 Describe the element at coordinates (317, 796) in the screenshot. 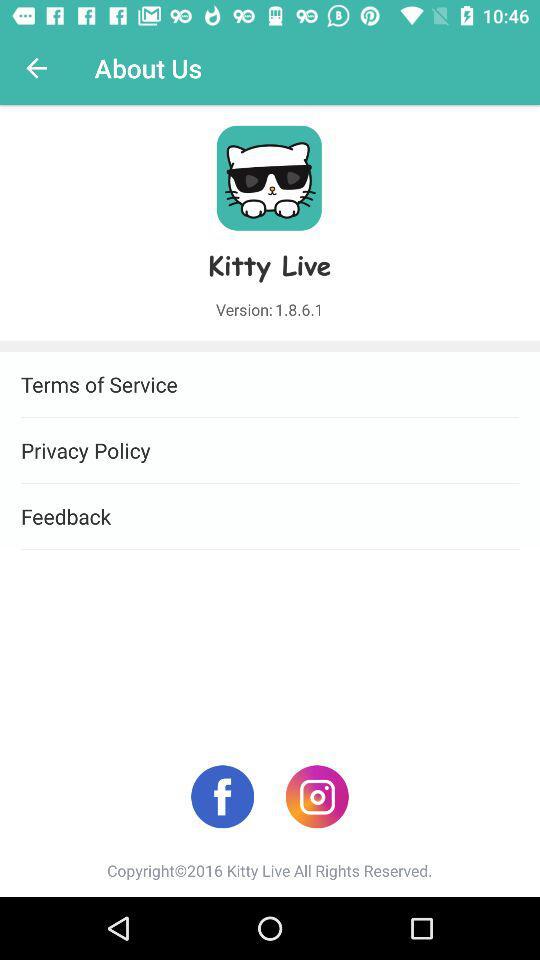

I see `instagram` at that location.